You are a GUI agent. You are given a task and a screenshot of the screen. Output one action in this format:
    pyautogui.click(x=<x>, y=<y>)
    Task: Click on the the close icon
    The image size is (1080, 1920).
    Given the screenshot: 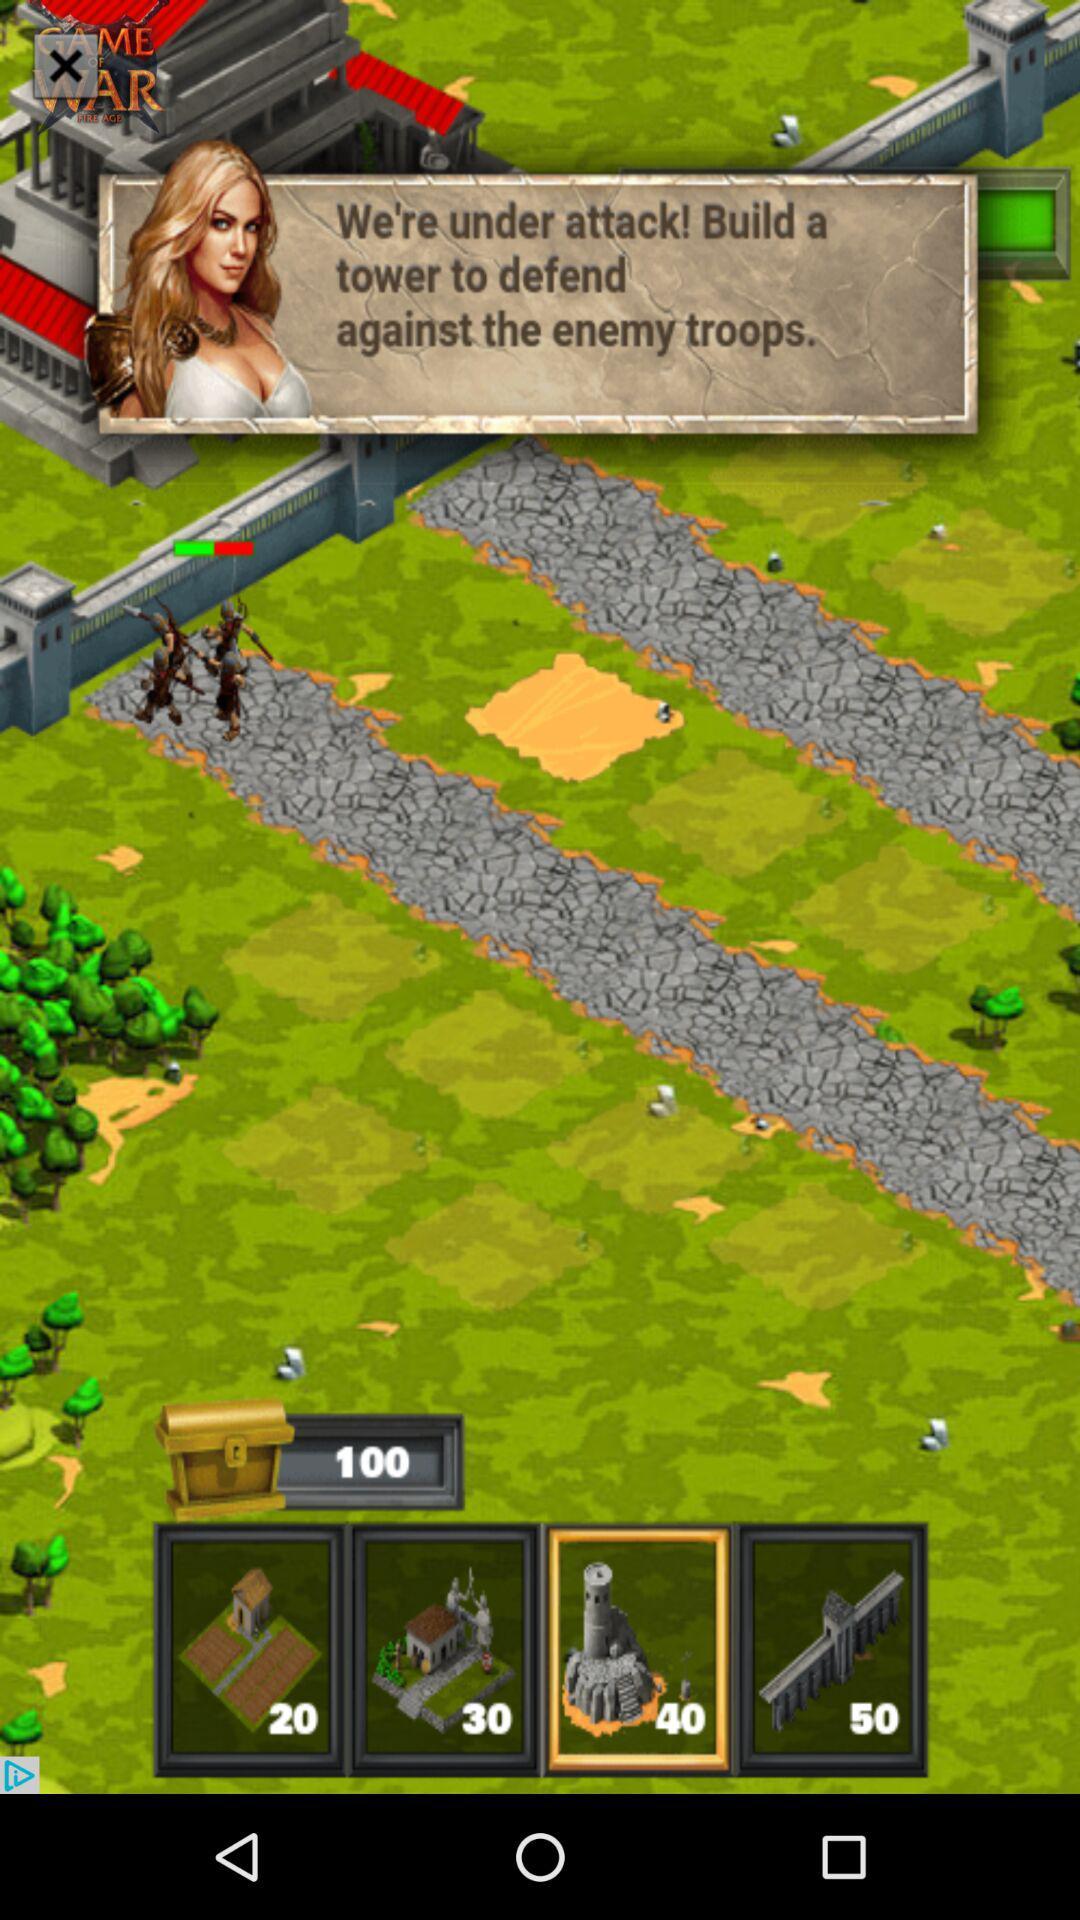 What is the action you would take?
    pyautogui.click(x=64, y=70)
    